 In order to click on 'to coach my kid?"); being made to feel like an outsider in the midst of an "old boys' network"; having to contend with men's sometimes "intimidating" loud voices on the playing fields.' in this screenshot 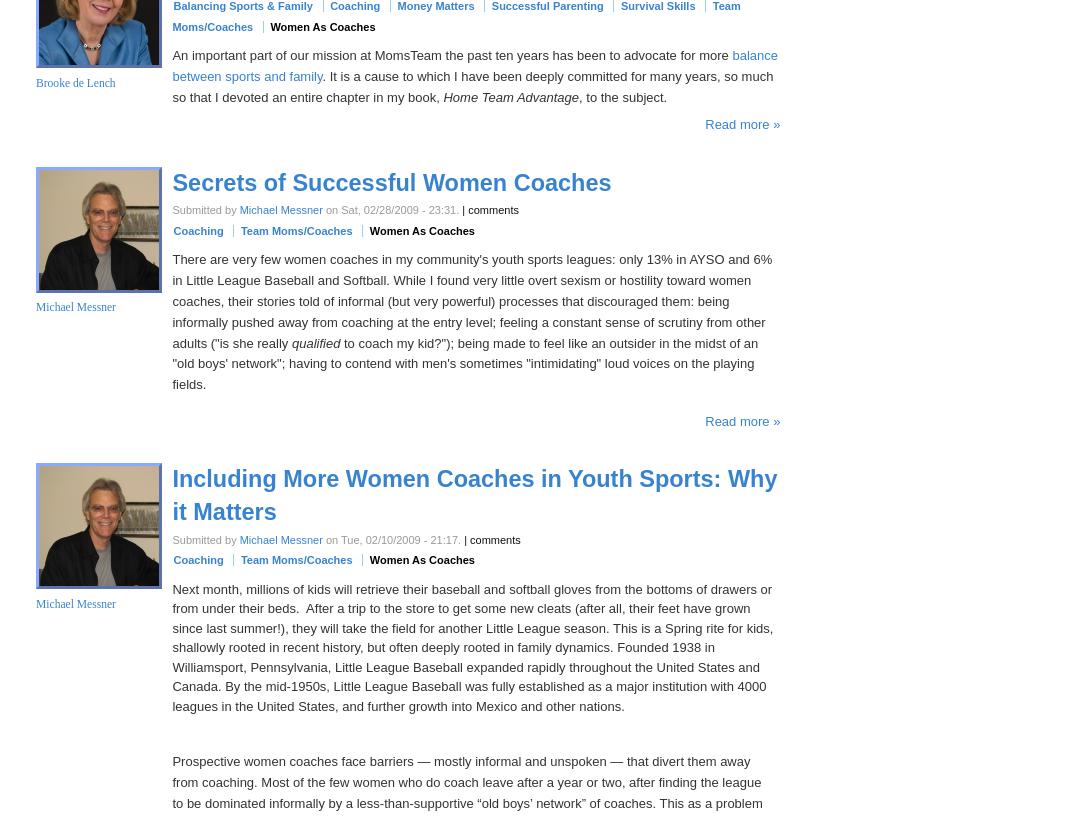, I will do `click(465, 363)`.